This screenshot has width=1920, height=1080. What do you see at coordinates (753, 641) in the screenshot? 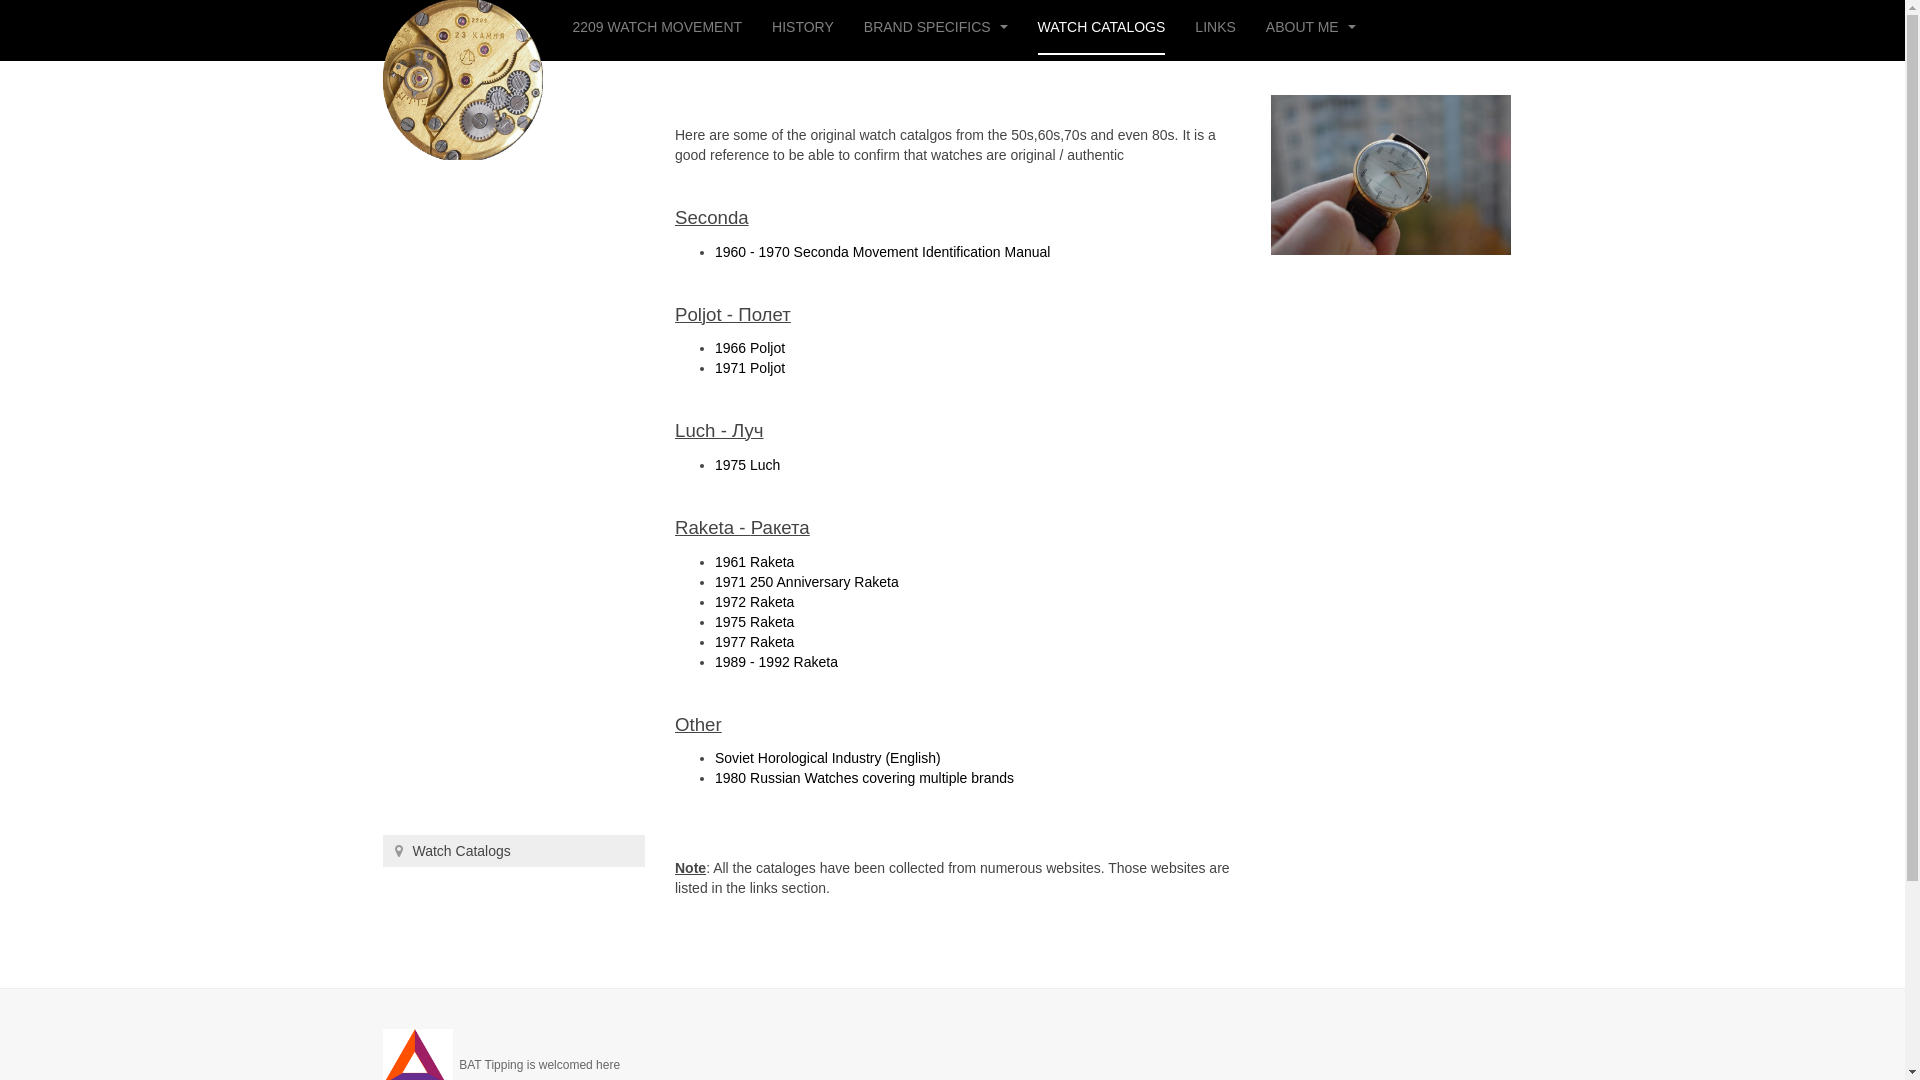
I see `'1977 Raketa'` at bounding box center [753, 641].